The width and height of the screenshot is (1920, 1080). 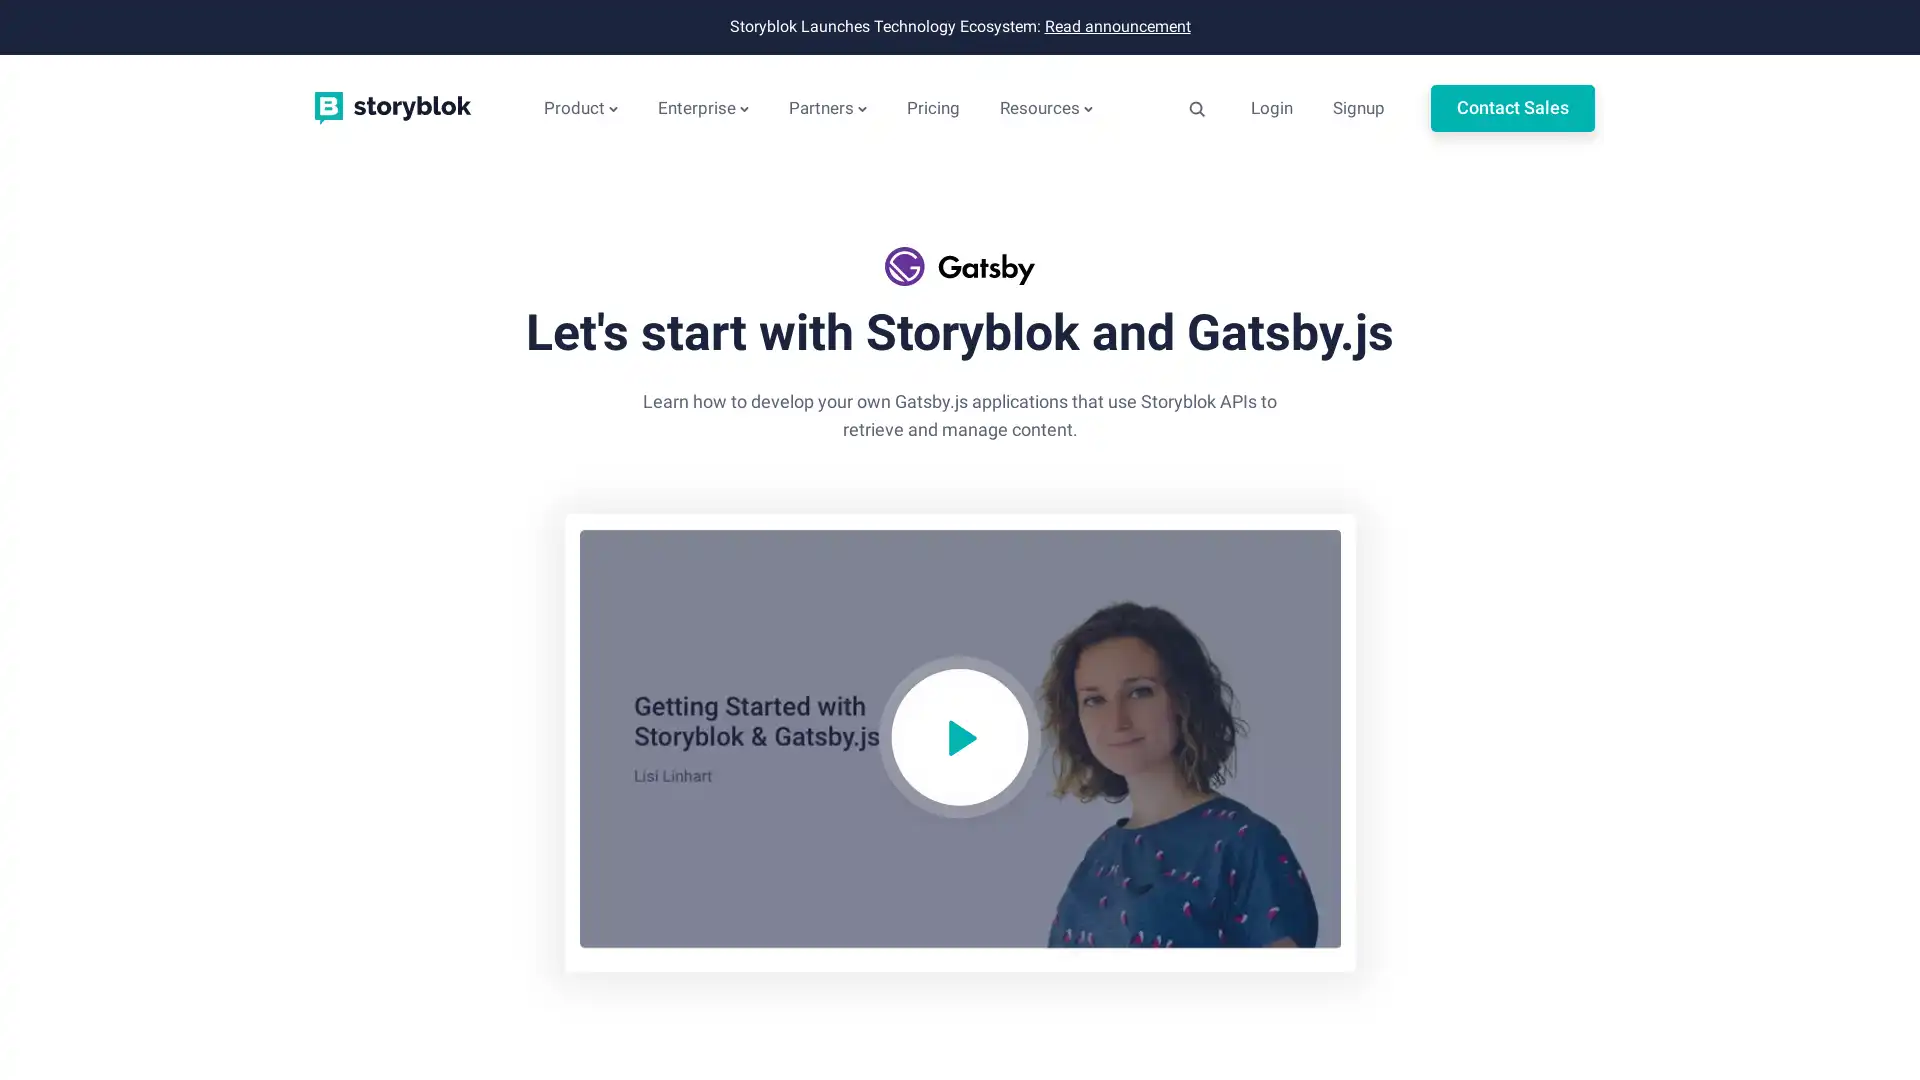 What do you see at coordinates (703, 108) in the screenshot?
I see `Enterprise` at bounding box center [703, 108].